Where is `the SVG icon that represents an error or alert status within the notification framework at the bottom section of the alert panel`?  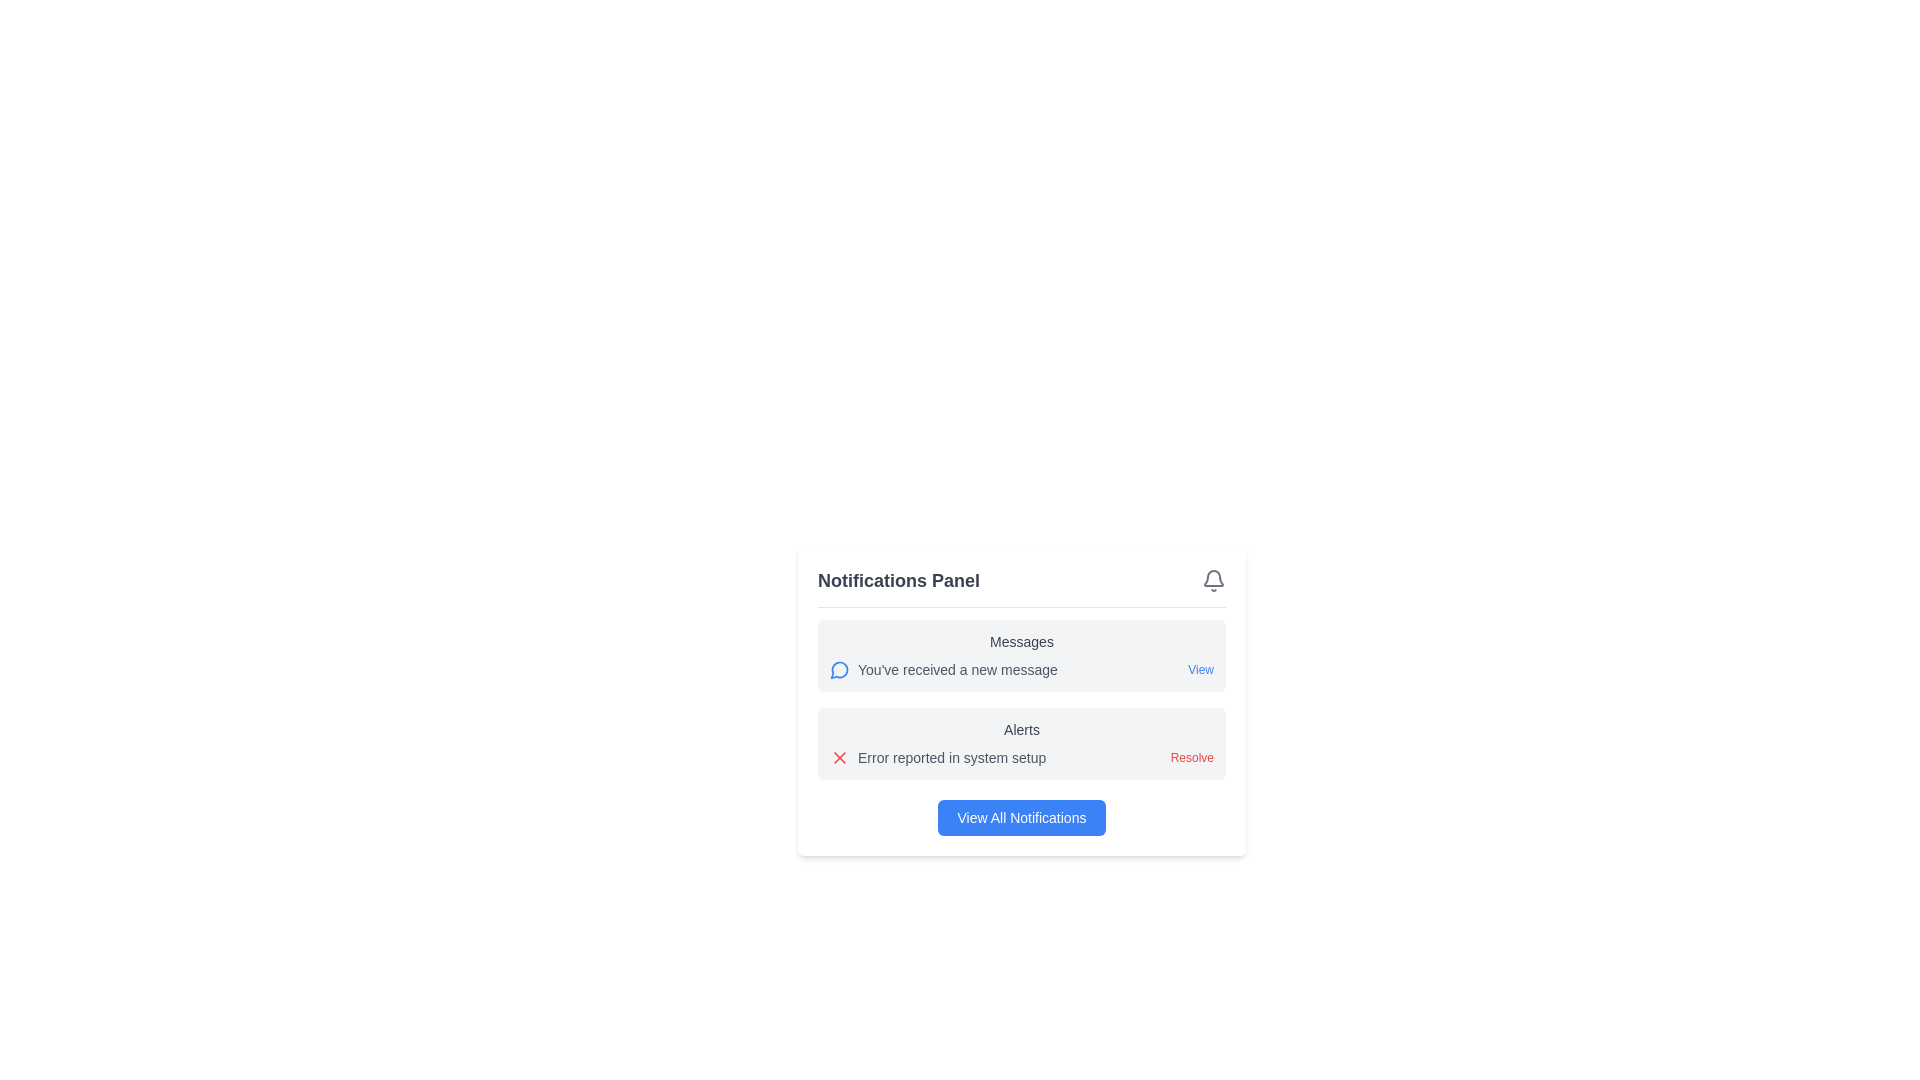 the SVG icon that represents an error or alert status within the notification framework at the bottom section of the alert panel is located at coordinates (840, 758).